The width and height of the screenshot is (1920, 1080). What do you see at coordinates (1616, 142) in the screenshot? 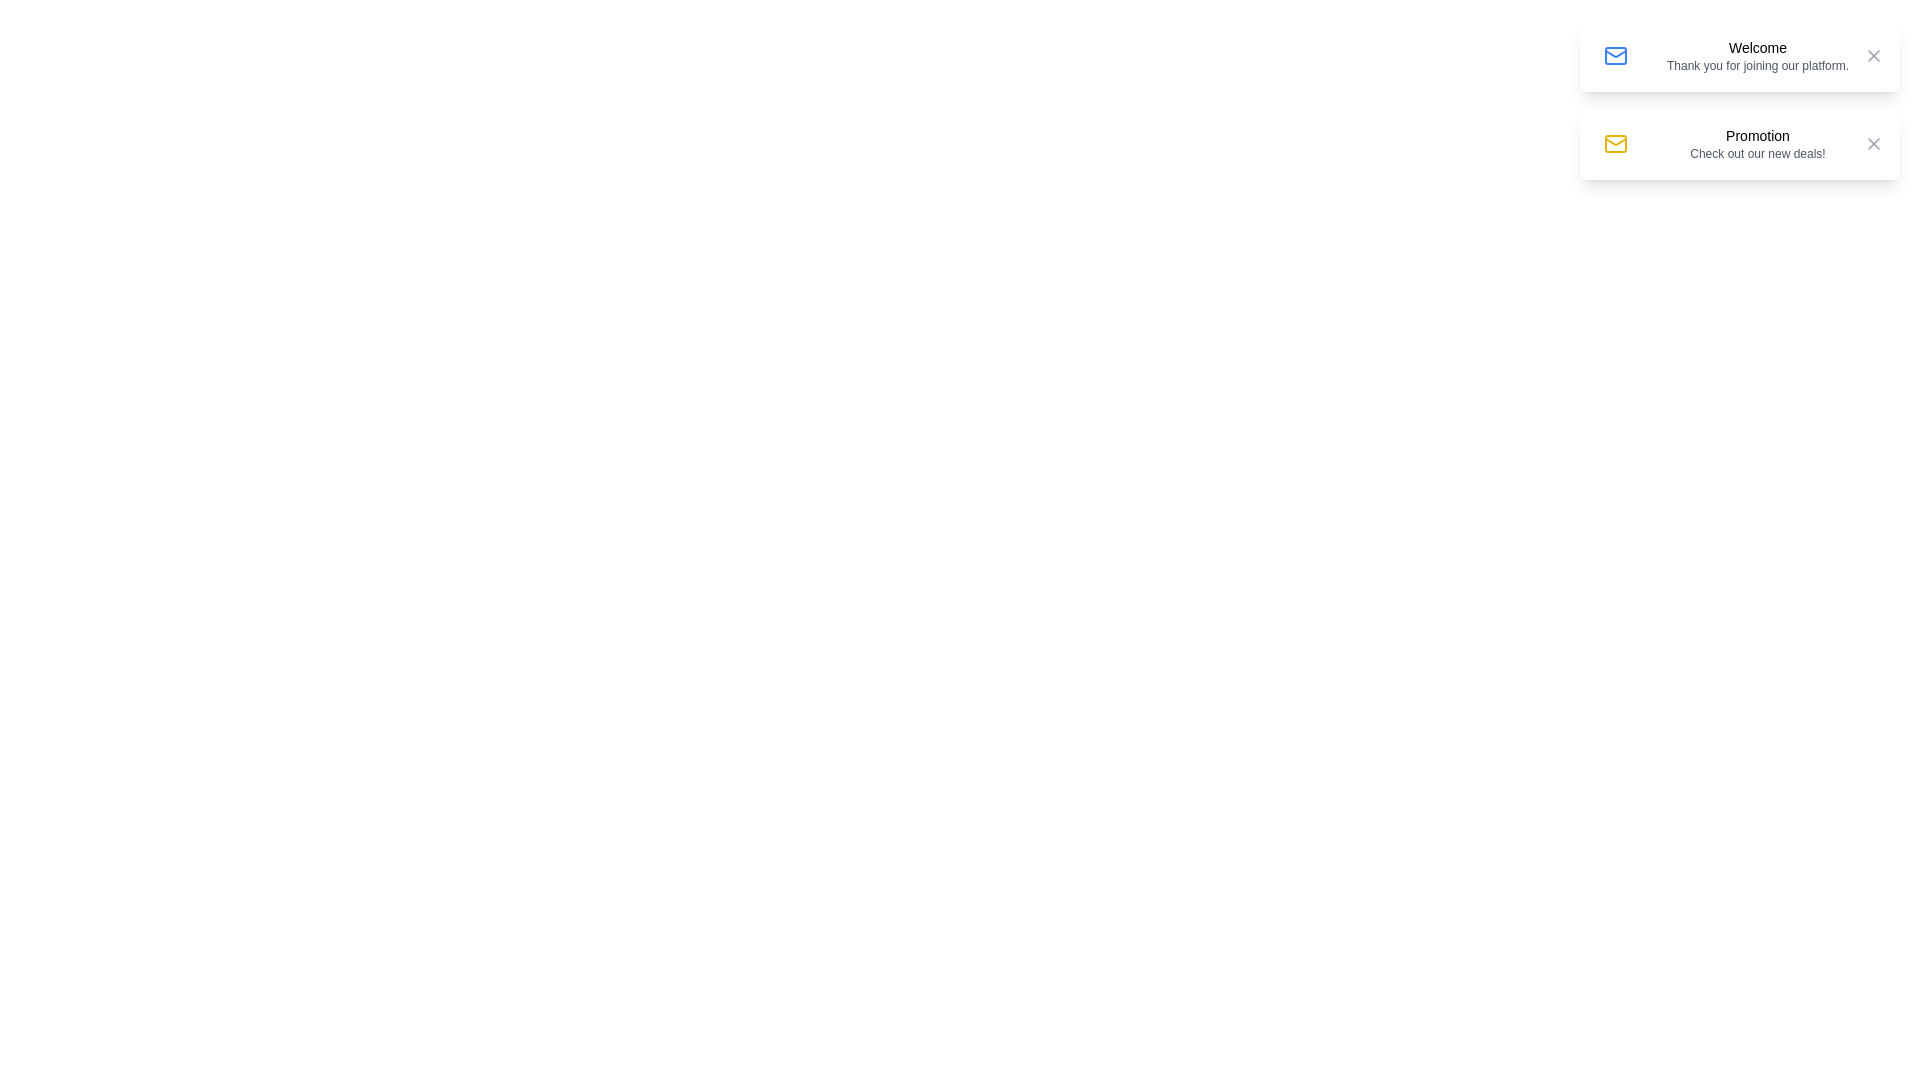
I see `the yellow-orange envelope icon located within the 'Promotion' notification card, positioned to the left of the text content` at bounding box center [1616, 142].